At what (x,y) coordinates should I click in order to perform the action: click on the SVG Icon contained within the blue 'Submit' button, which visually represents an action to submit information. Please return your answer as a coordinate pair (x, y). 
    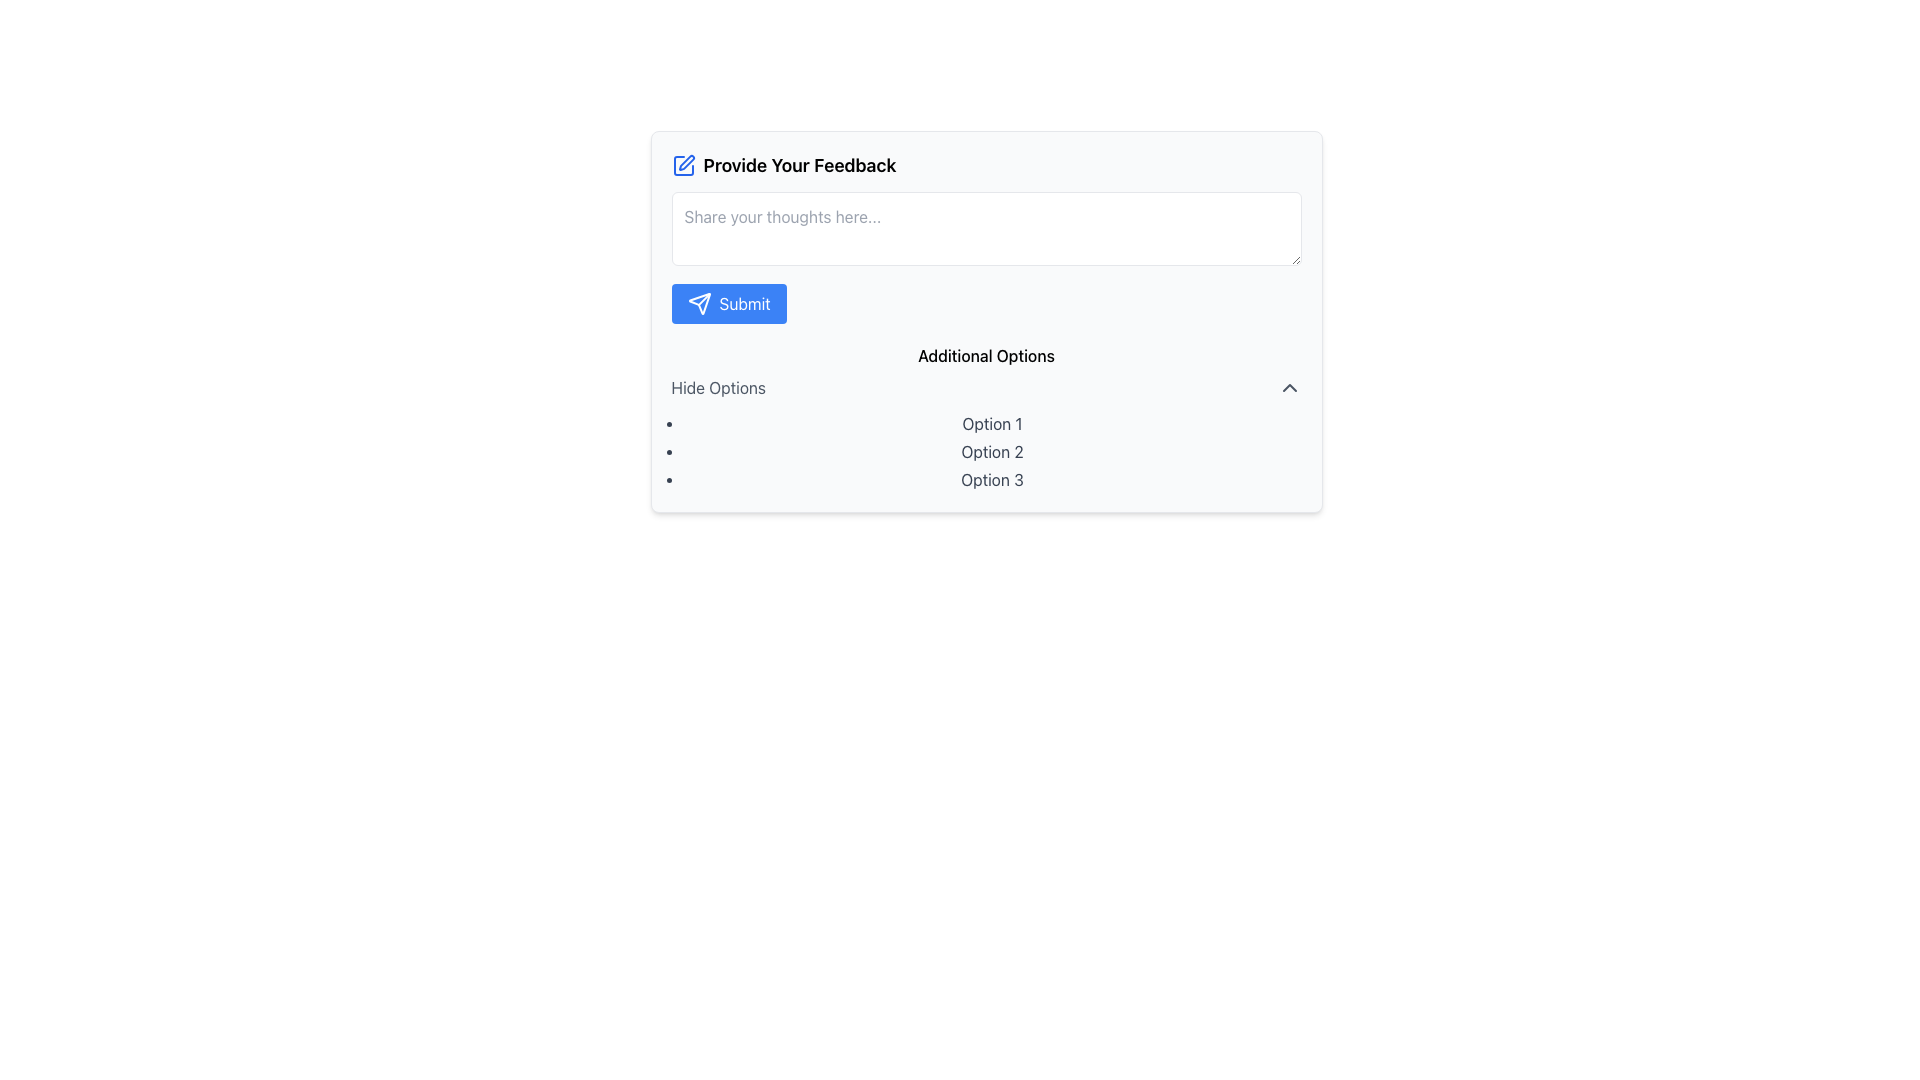
    Looking at the image, I should click on (699, 304).